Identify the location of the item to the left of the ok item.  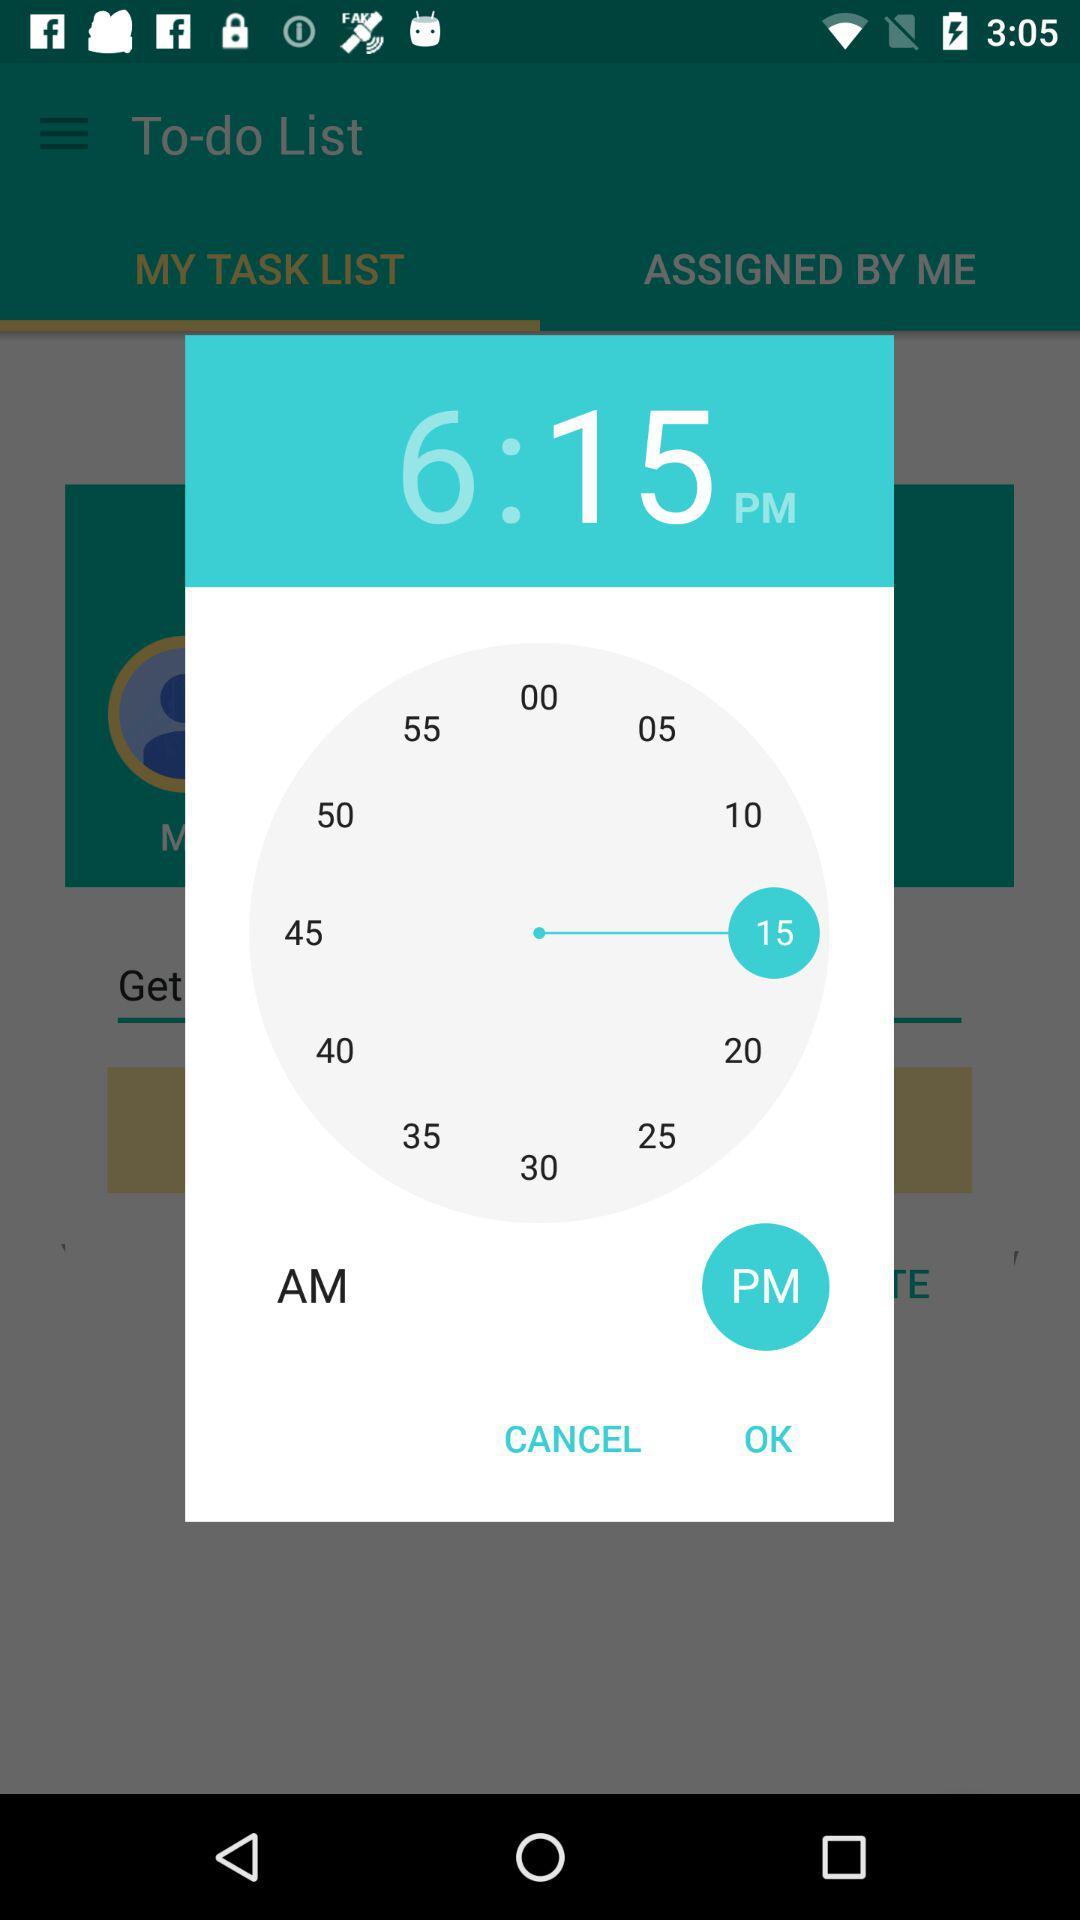
(573, 1436).